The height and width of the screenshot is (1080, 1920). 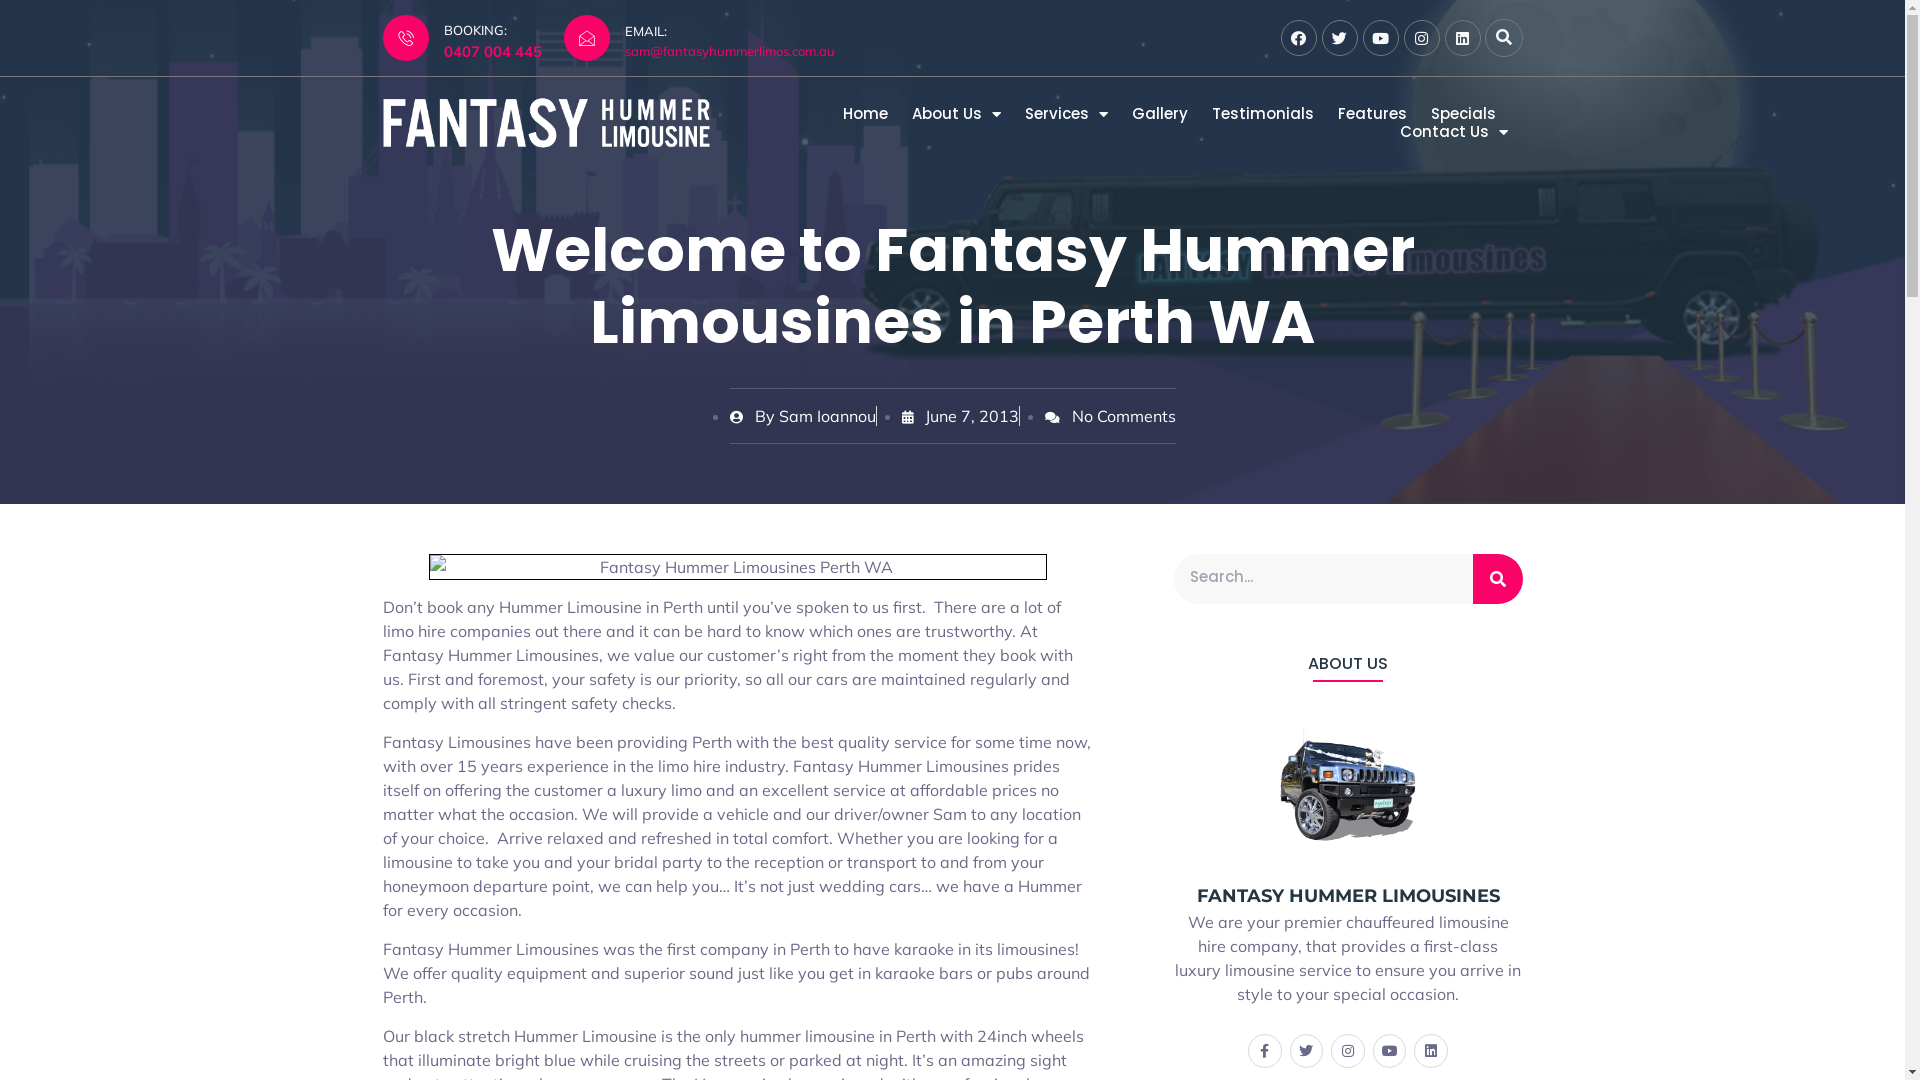 I want to click on 'No Comments', so click(x=1042, y=415).